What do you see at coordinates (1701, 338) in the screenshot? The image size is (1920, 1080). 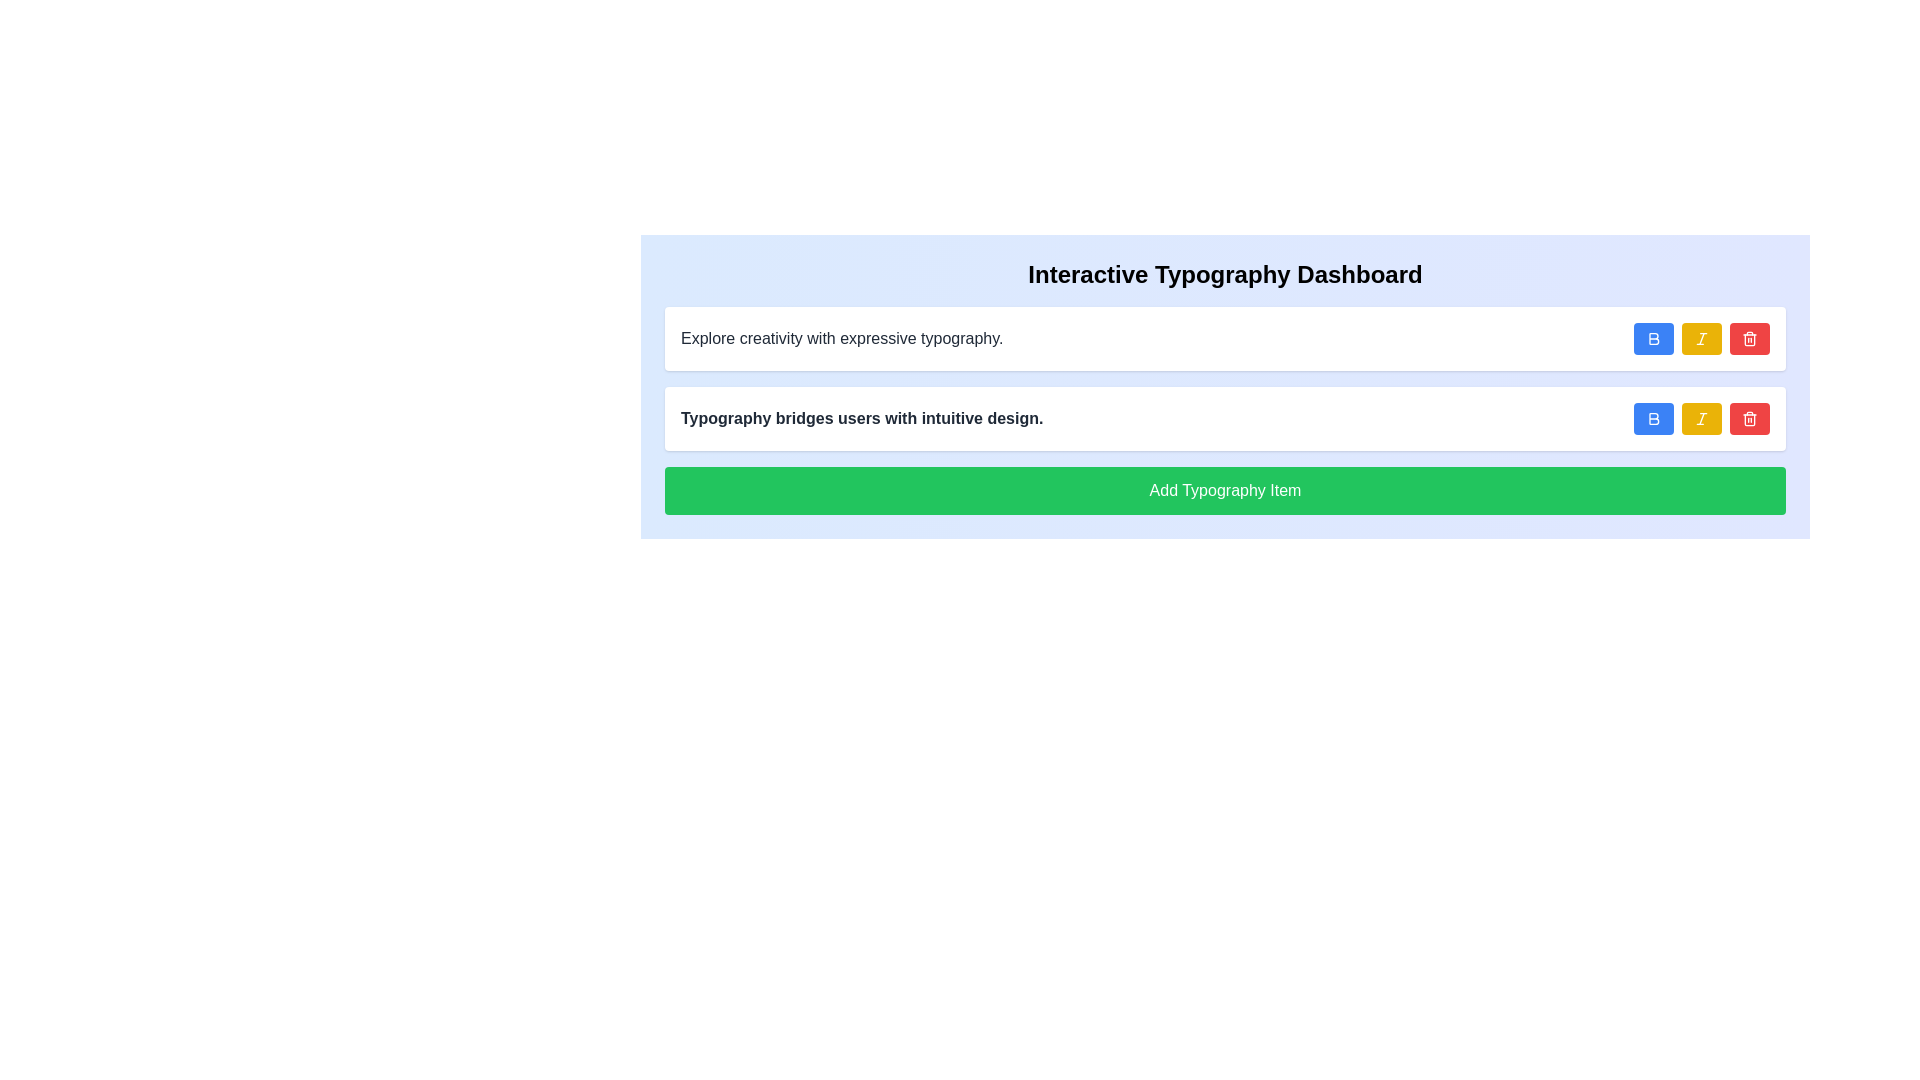 I see `the small rectangular button with a bright yellow background and white text, positioned between a blue button on its left and a red button on its right` at bounding box center [1701, 338].